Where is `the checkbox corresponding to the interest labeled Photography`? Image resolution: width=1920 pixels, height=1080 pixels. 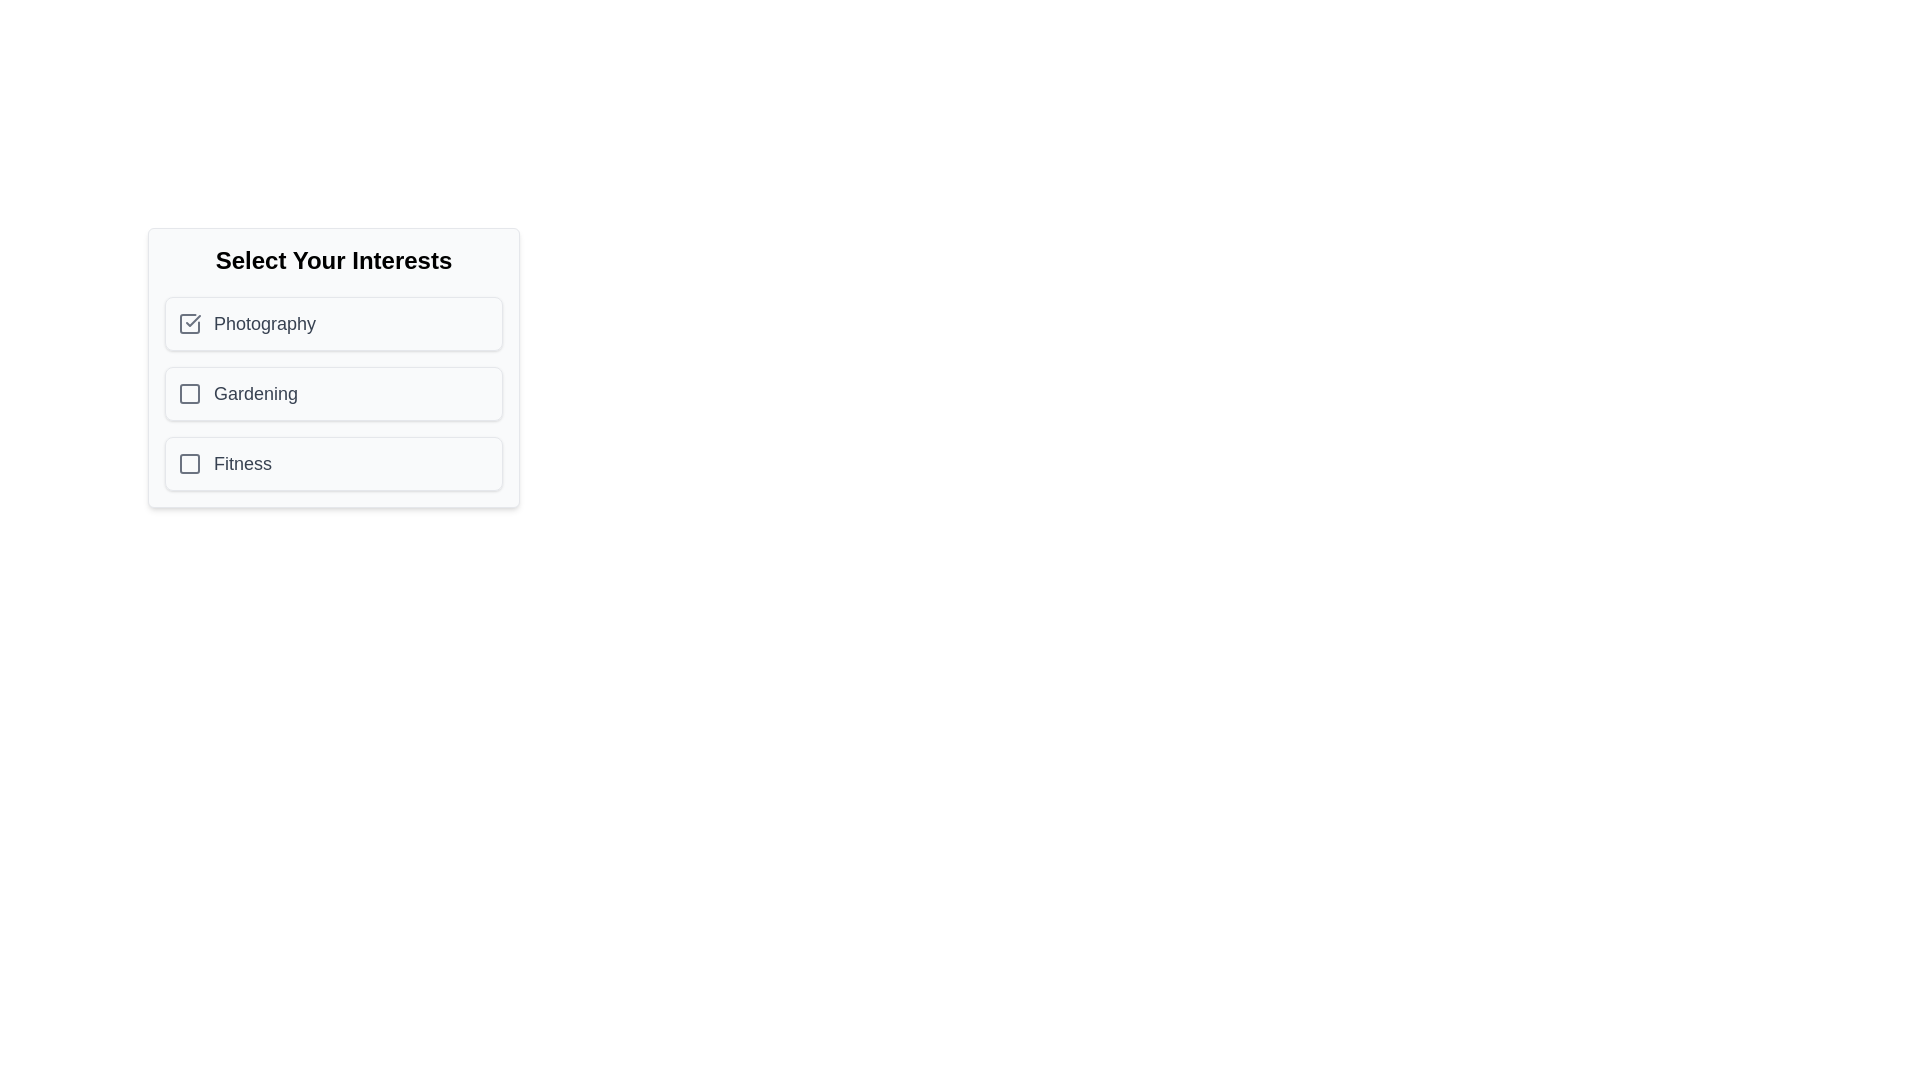 the checkbox corresponding to the interest labeled Photography is located at coordinates (190, 323).